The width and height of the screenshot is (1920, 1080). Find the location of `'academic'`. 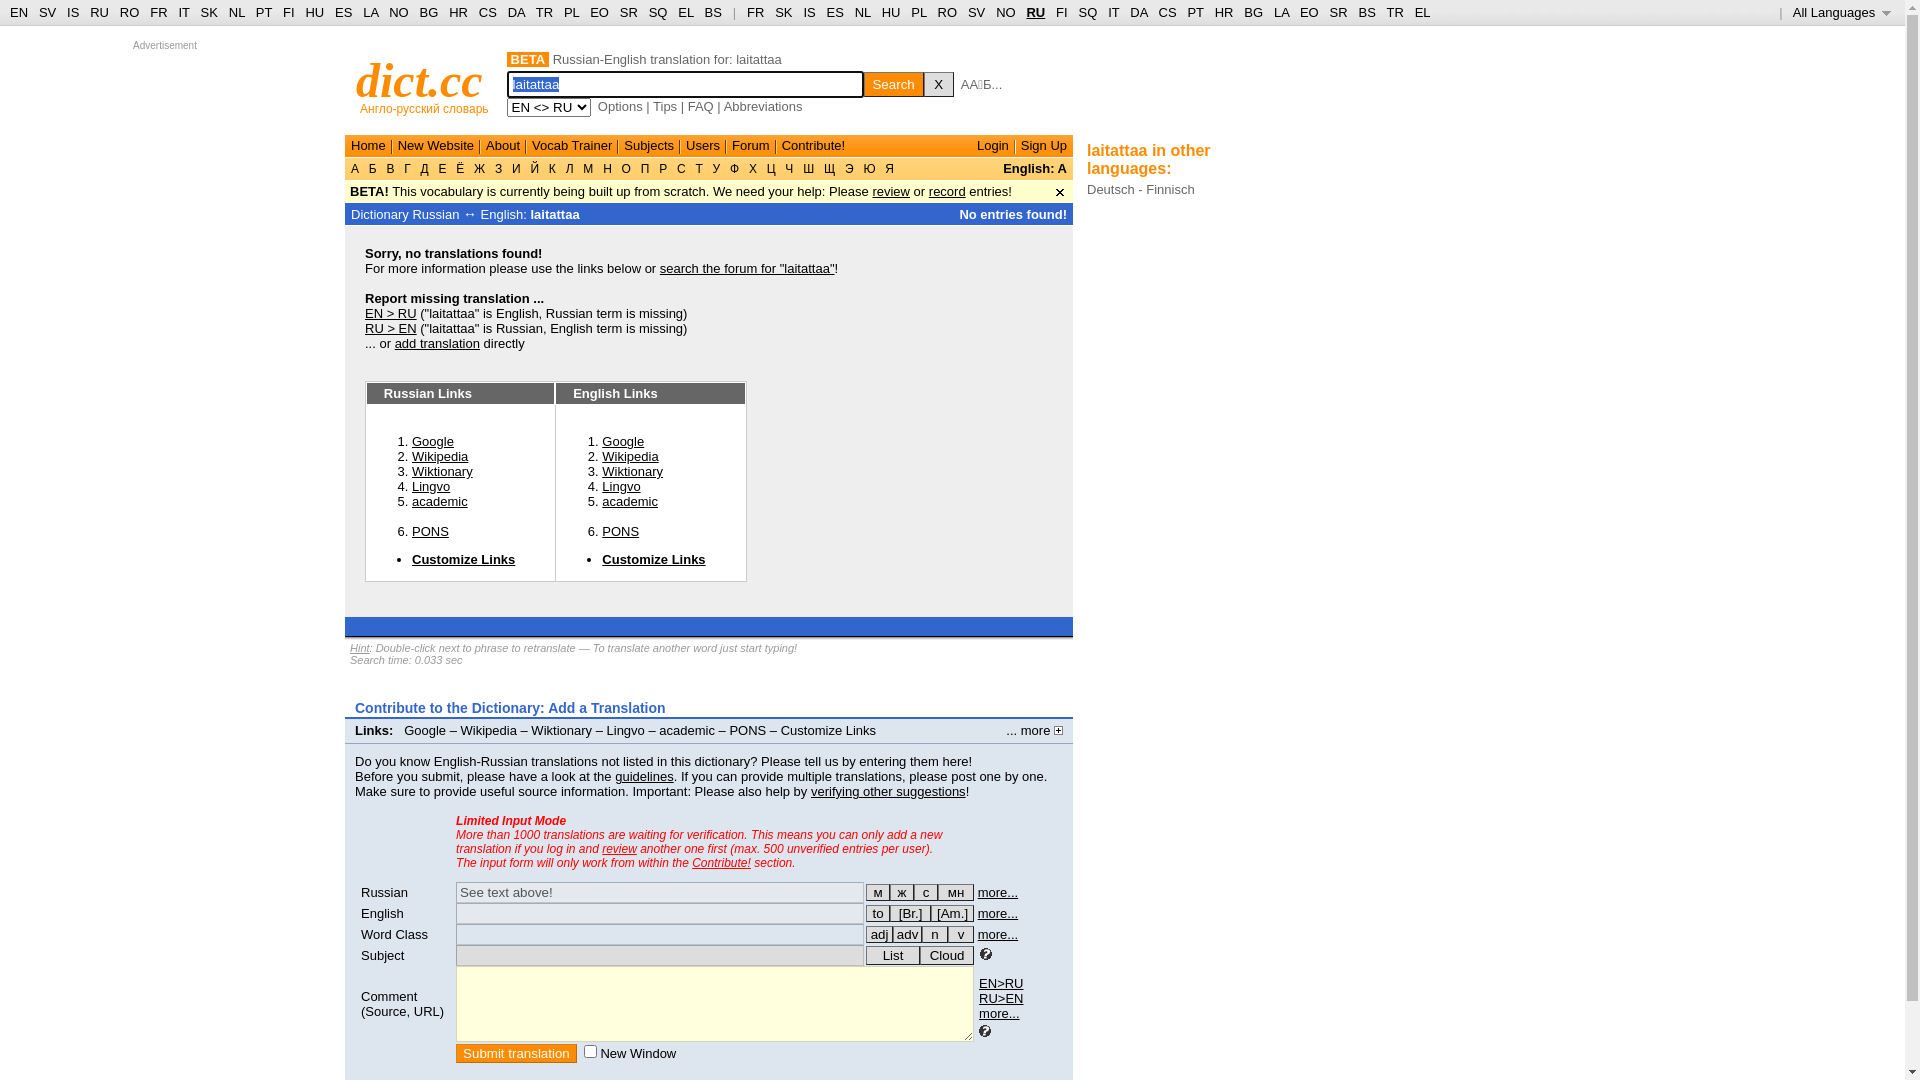

'academic' is located at coordinates (658, 730).